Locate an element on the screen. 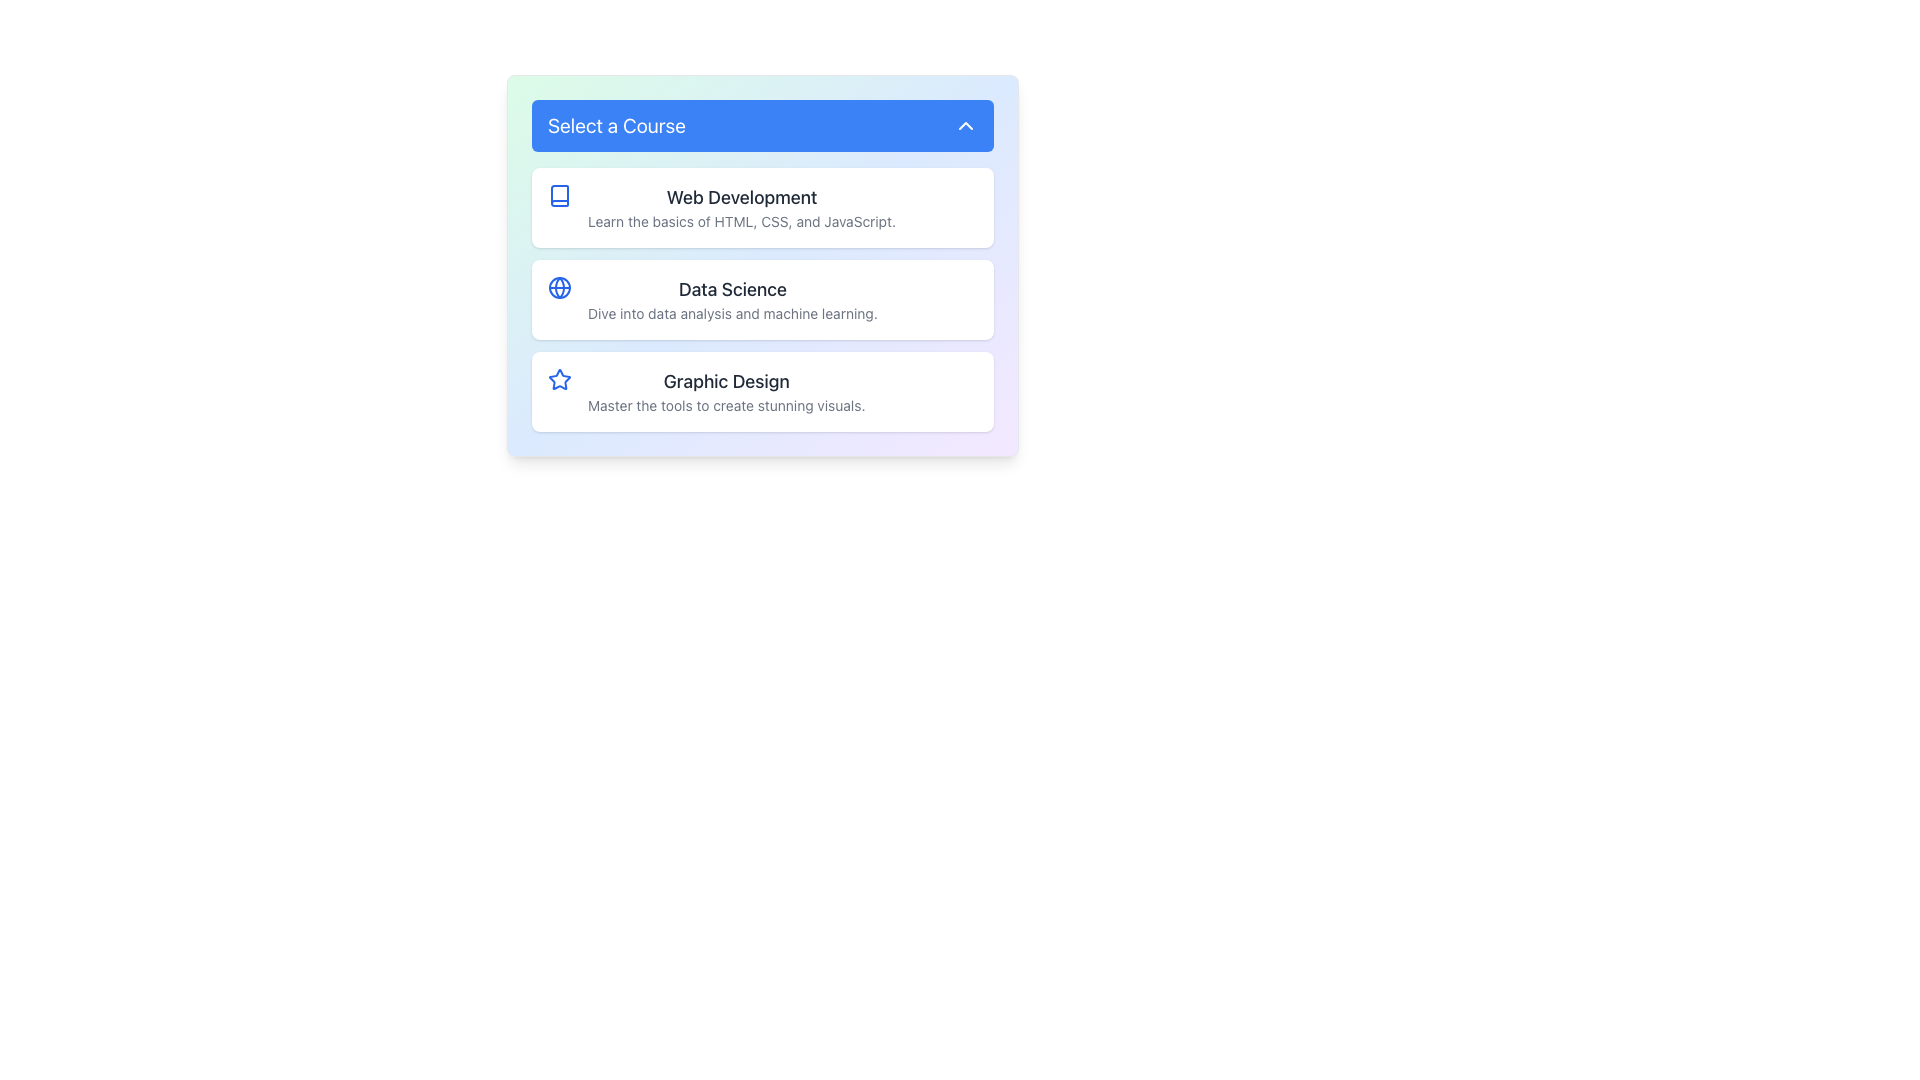 This screenshot has height=1080, width=1920. the chevron up arrow icon located on the right side of the blue header bar labeled 'Select a Course' is located at coordinates (965, 126).